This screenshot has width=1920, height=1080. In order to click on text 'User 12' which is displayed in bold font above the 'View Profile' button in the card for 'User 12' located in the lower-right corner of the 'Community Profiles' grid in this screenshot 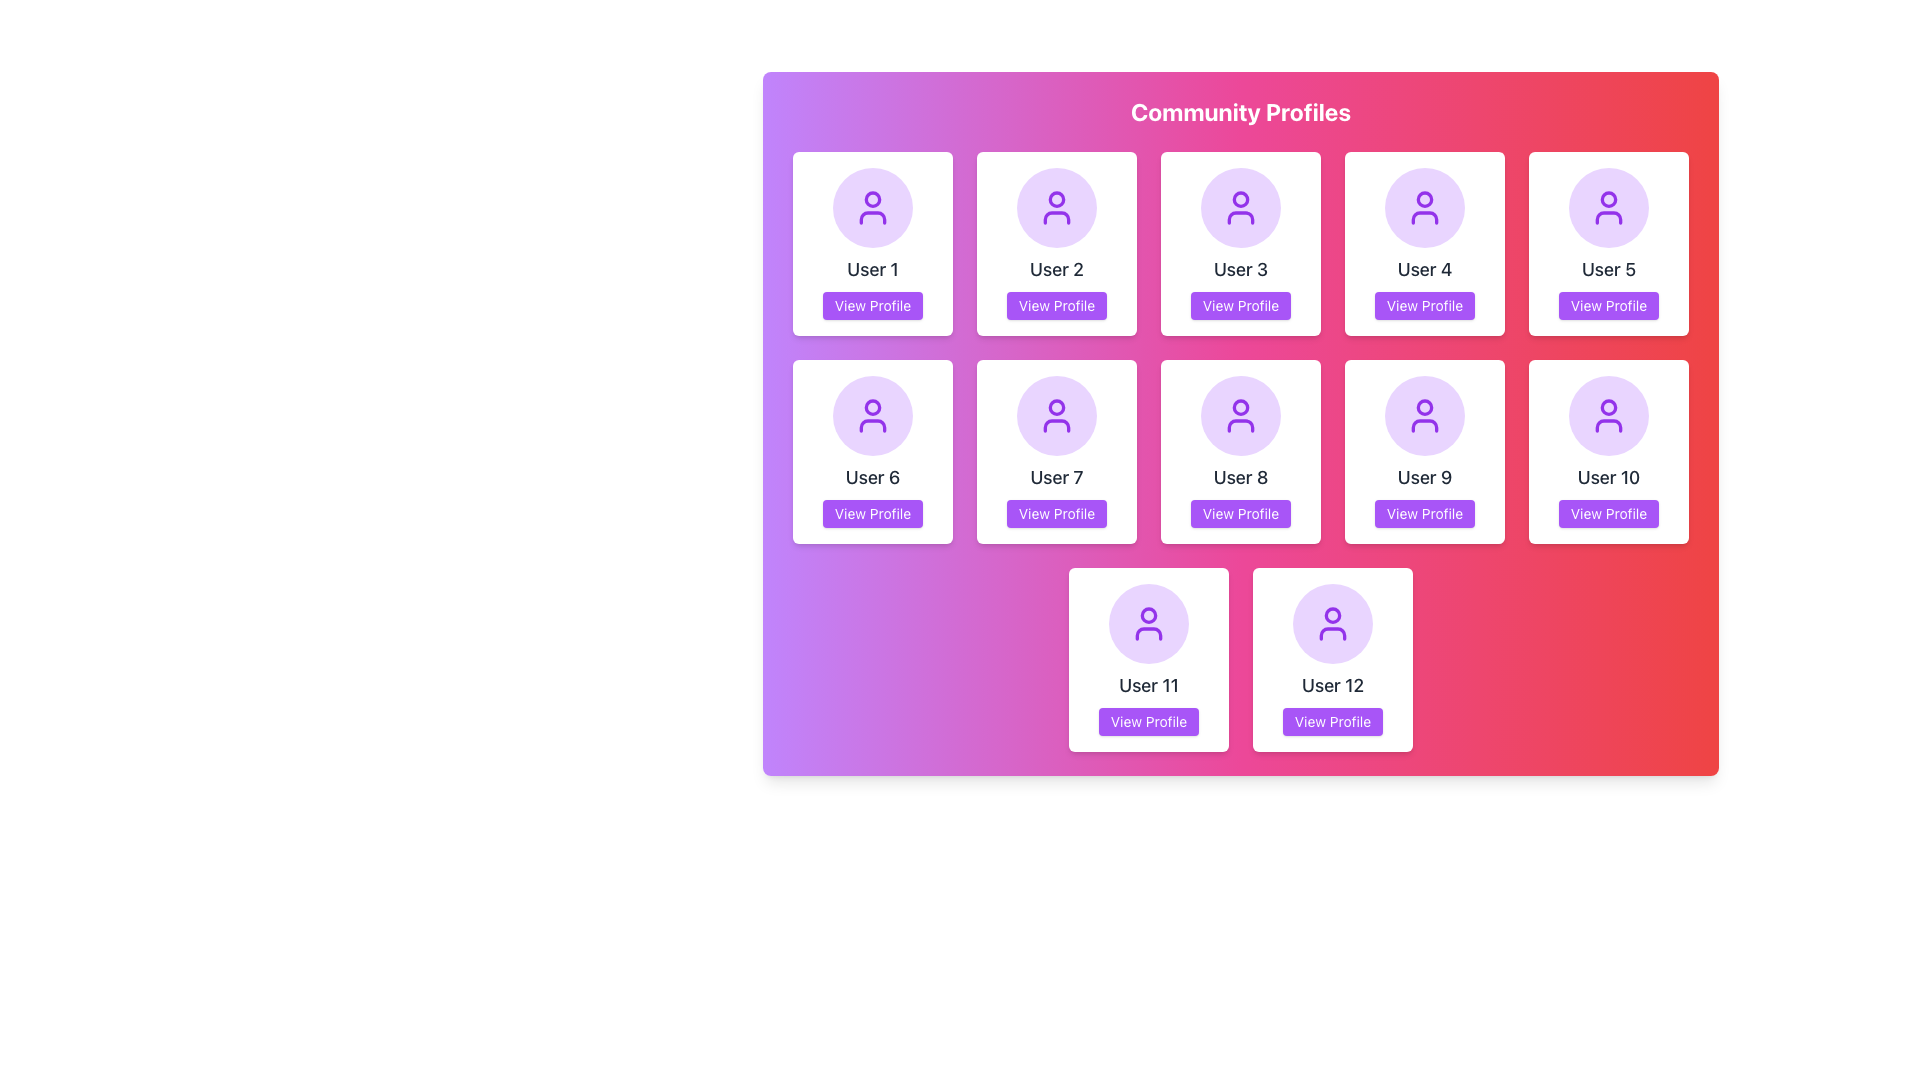, I will do `click(1333, 685)`.